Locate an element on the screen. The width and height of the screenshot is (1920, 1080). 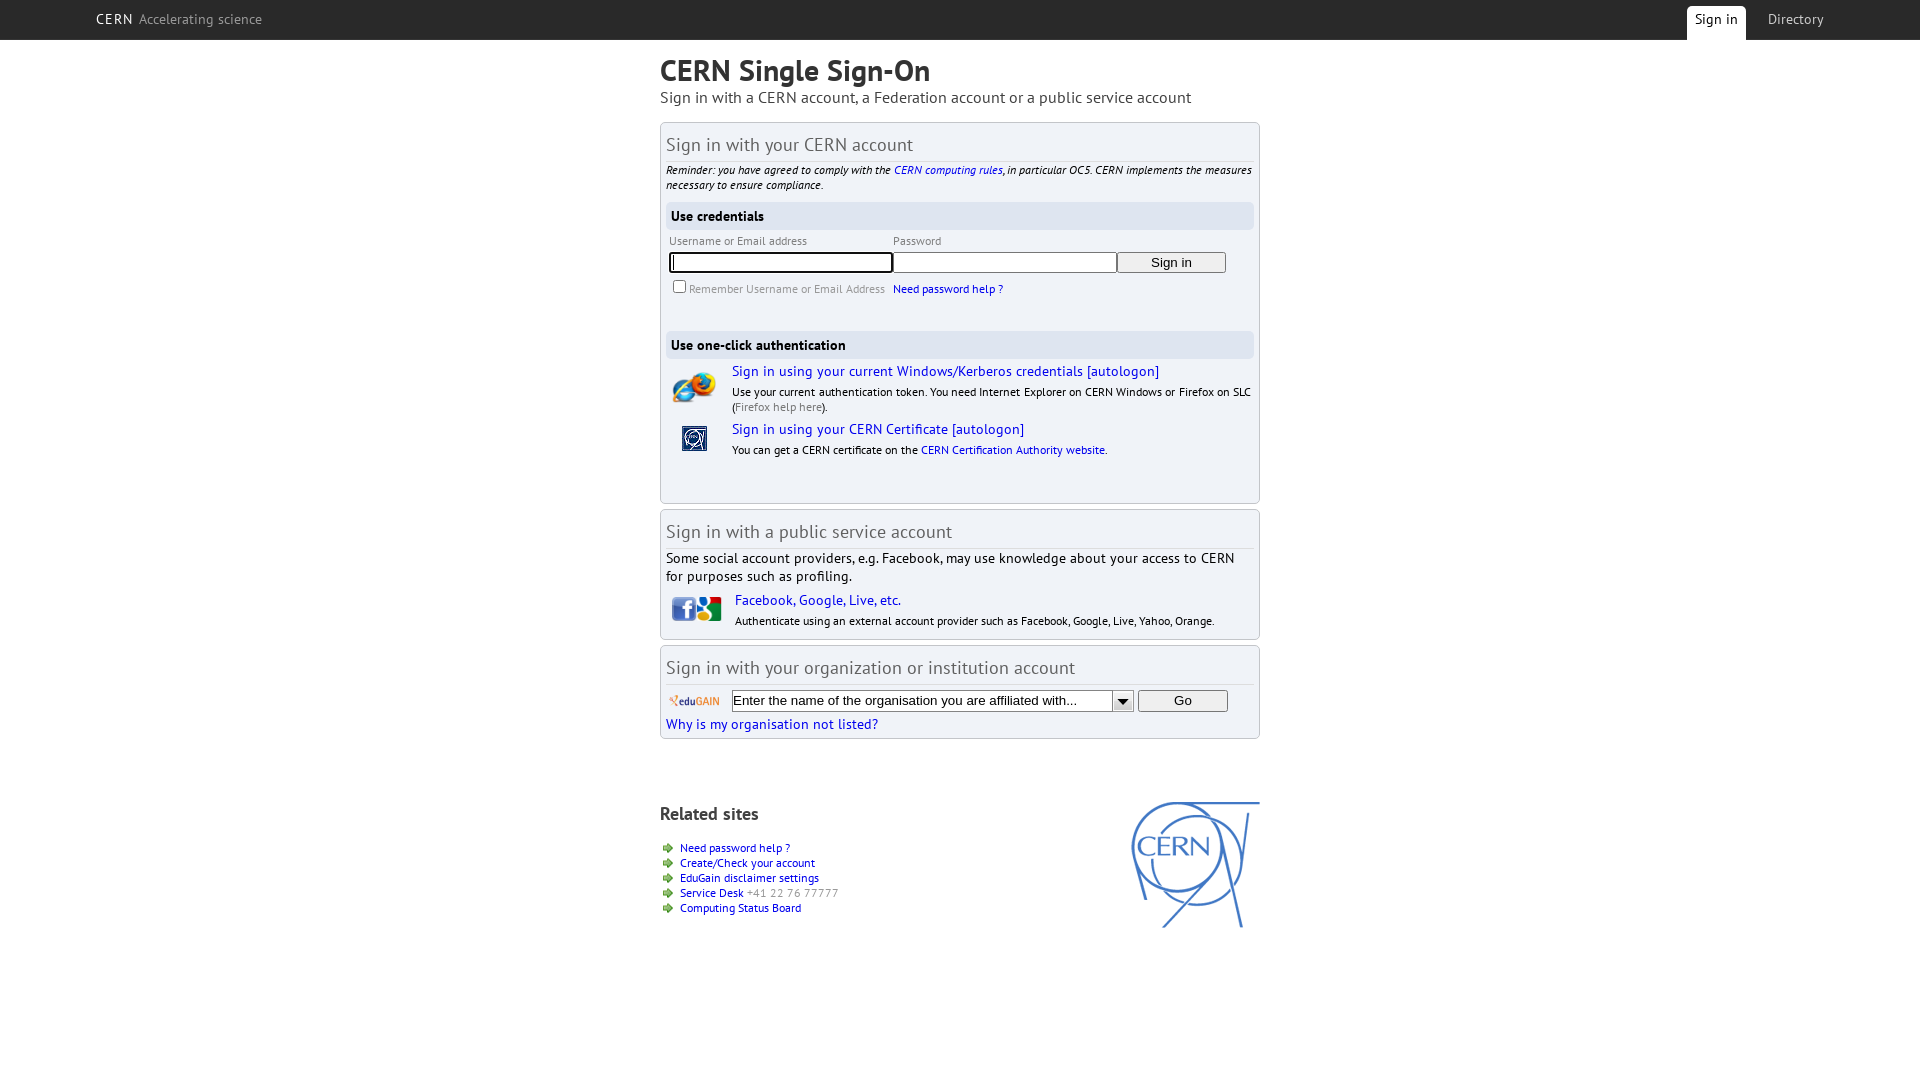
'CERN' is located at coordinates (1131, 922).